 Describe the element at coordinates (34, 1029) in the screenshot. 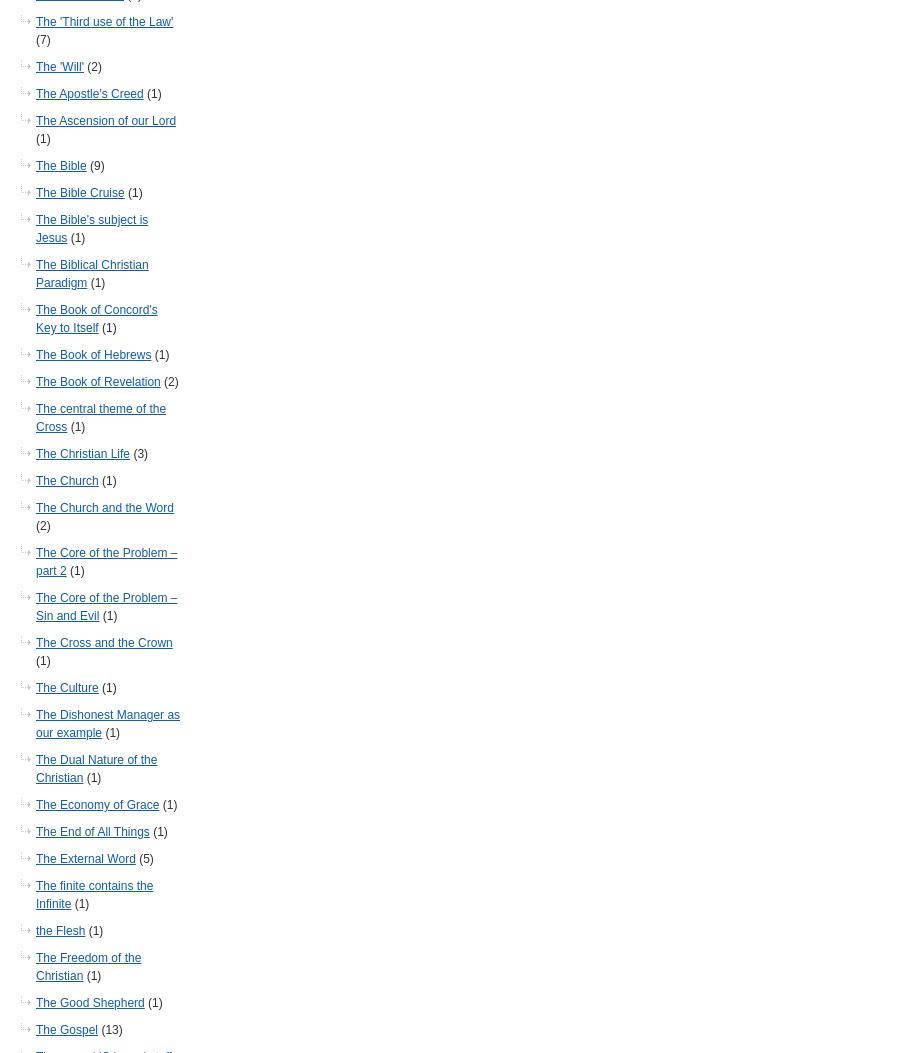

I see `'The Gospel'` at that location.